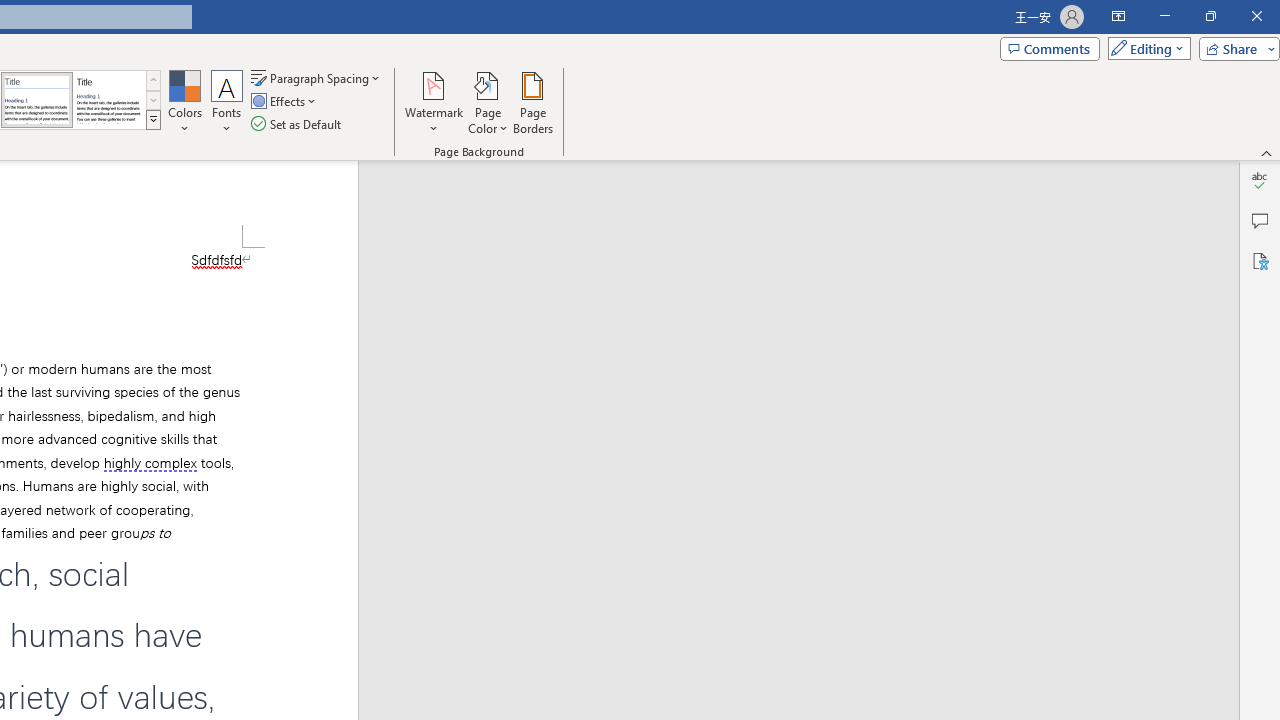 The width and height of the screenshot is (1280, 720). What do you see at coordinates (488, 103) in the screenshot?
I see `'Page Color'` at bounding box center [488, 103].